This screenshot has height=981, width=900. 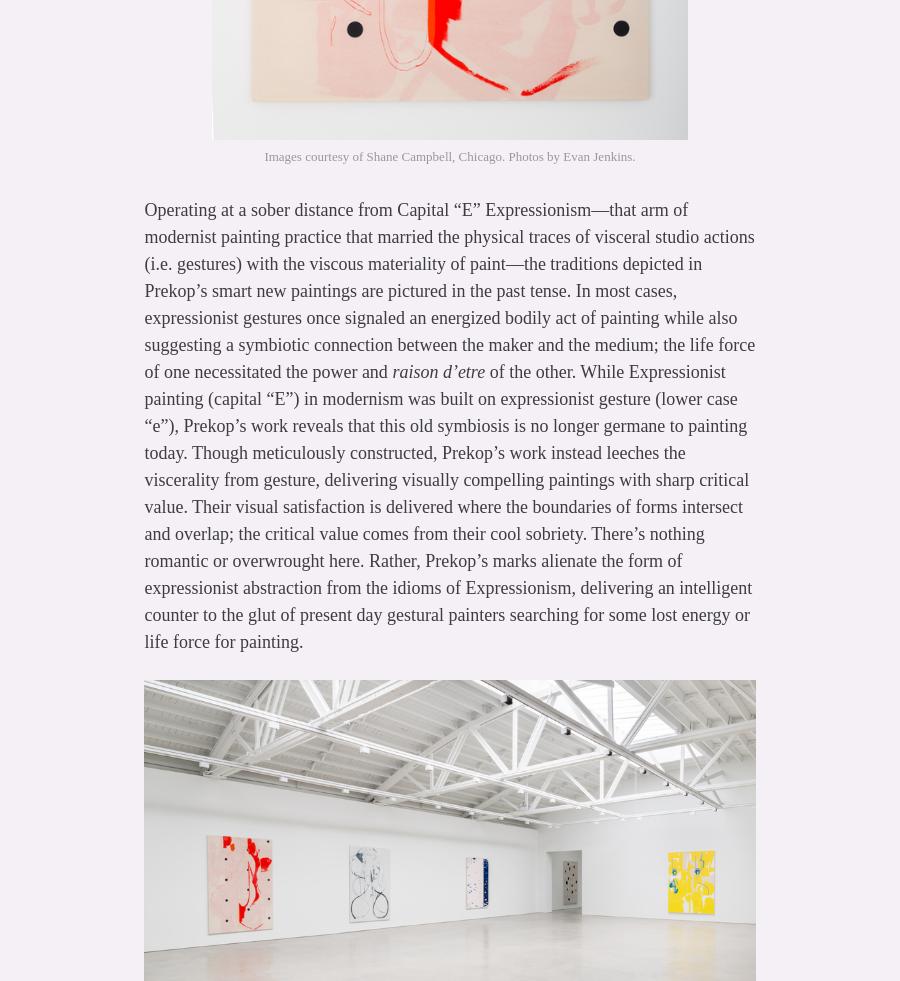 What do you see at coordinates (384, 833) in the screenshot?
I see `'http://hyperallergic.com/169650/the-death-of-painting-all-new-2014-edition/'` at bounding box center [384, 833].